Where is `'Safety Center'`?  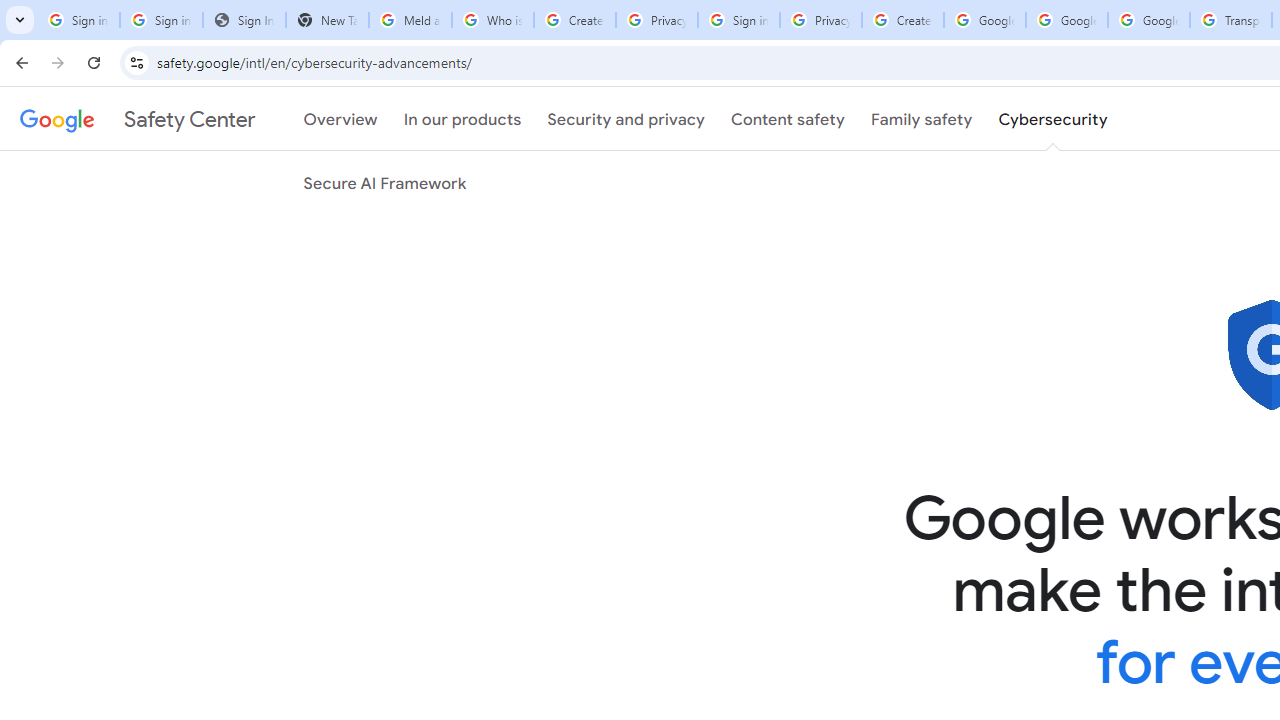 'Safety Center' is located at coordinates (136, 119).